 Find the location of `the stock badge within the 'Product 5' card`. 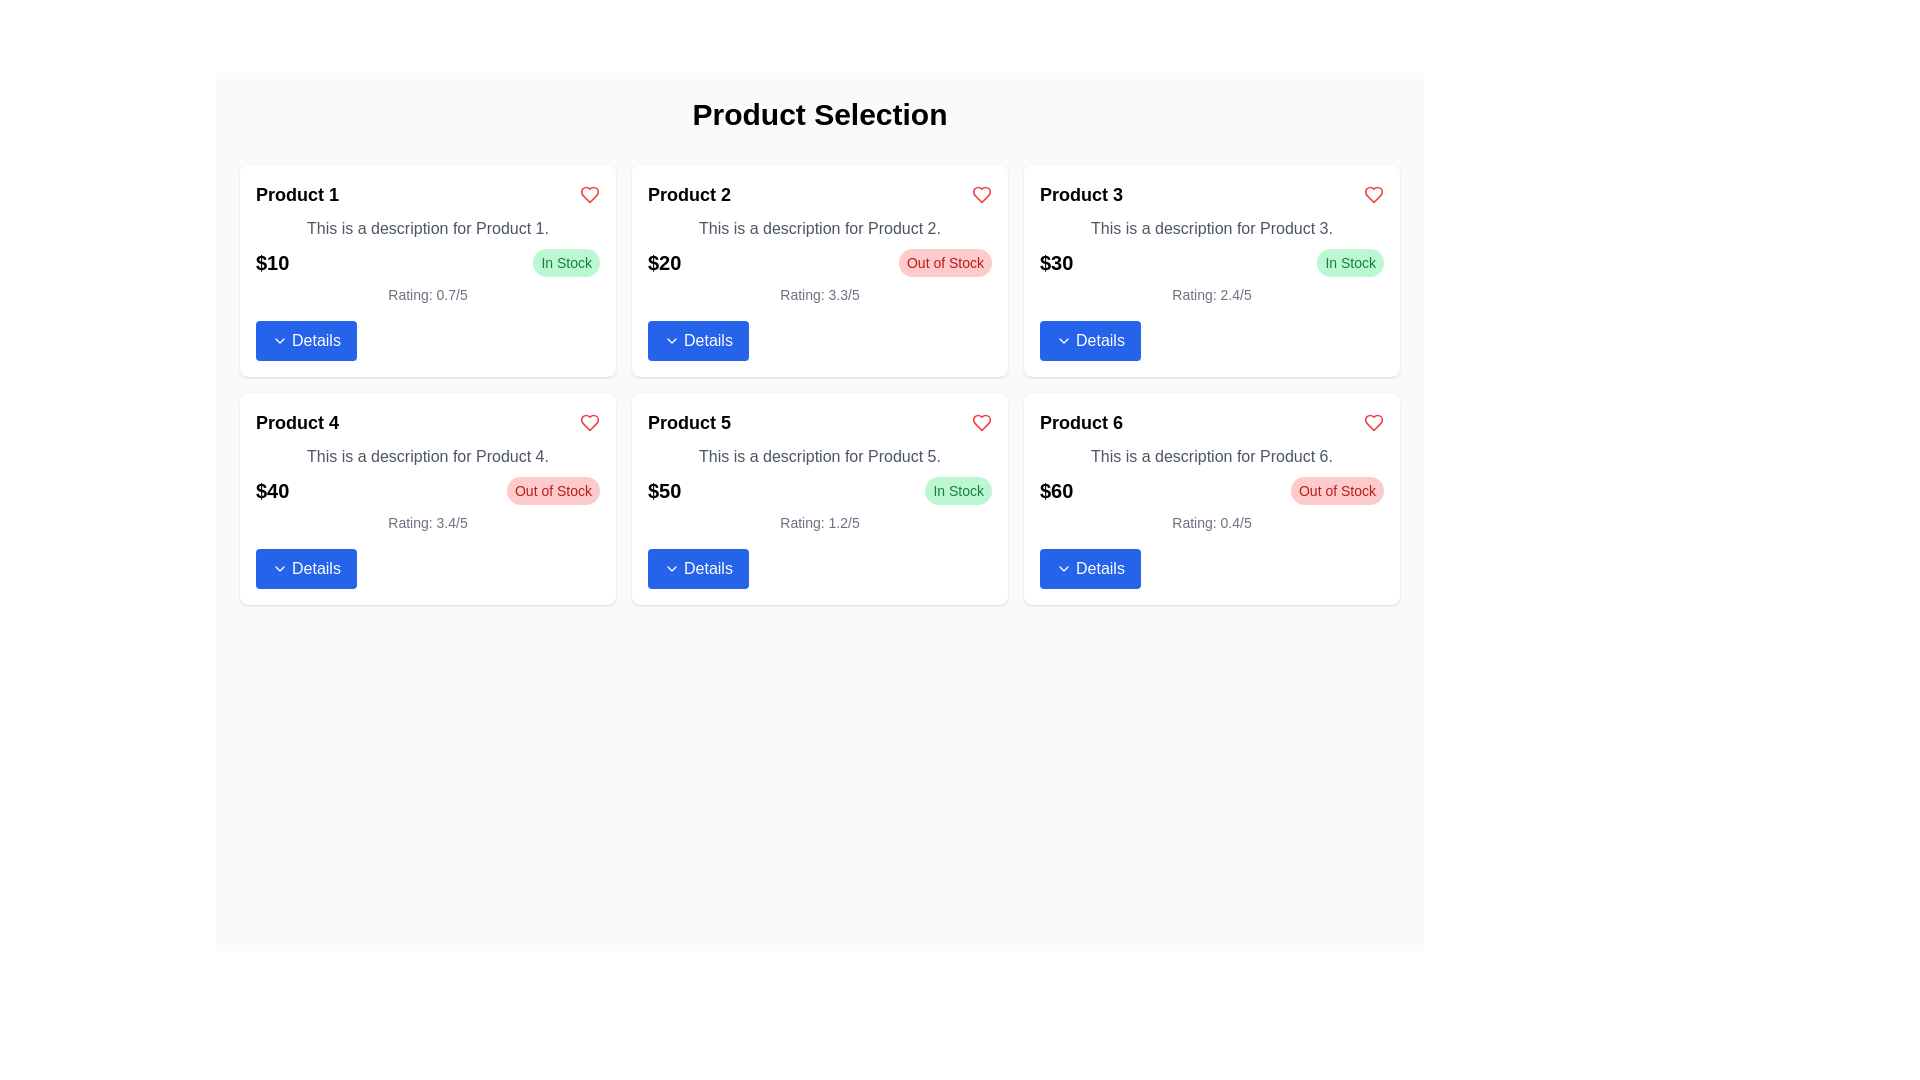

the stock badge within the 'Product 5' card is located at coordinates (820, 490).